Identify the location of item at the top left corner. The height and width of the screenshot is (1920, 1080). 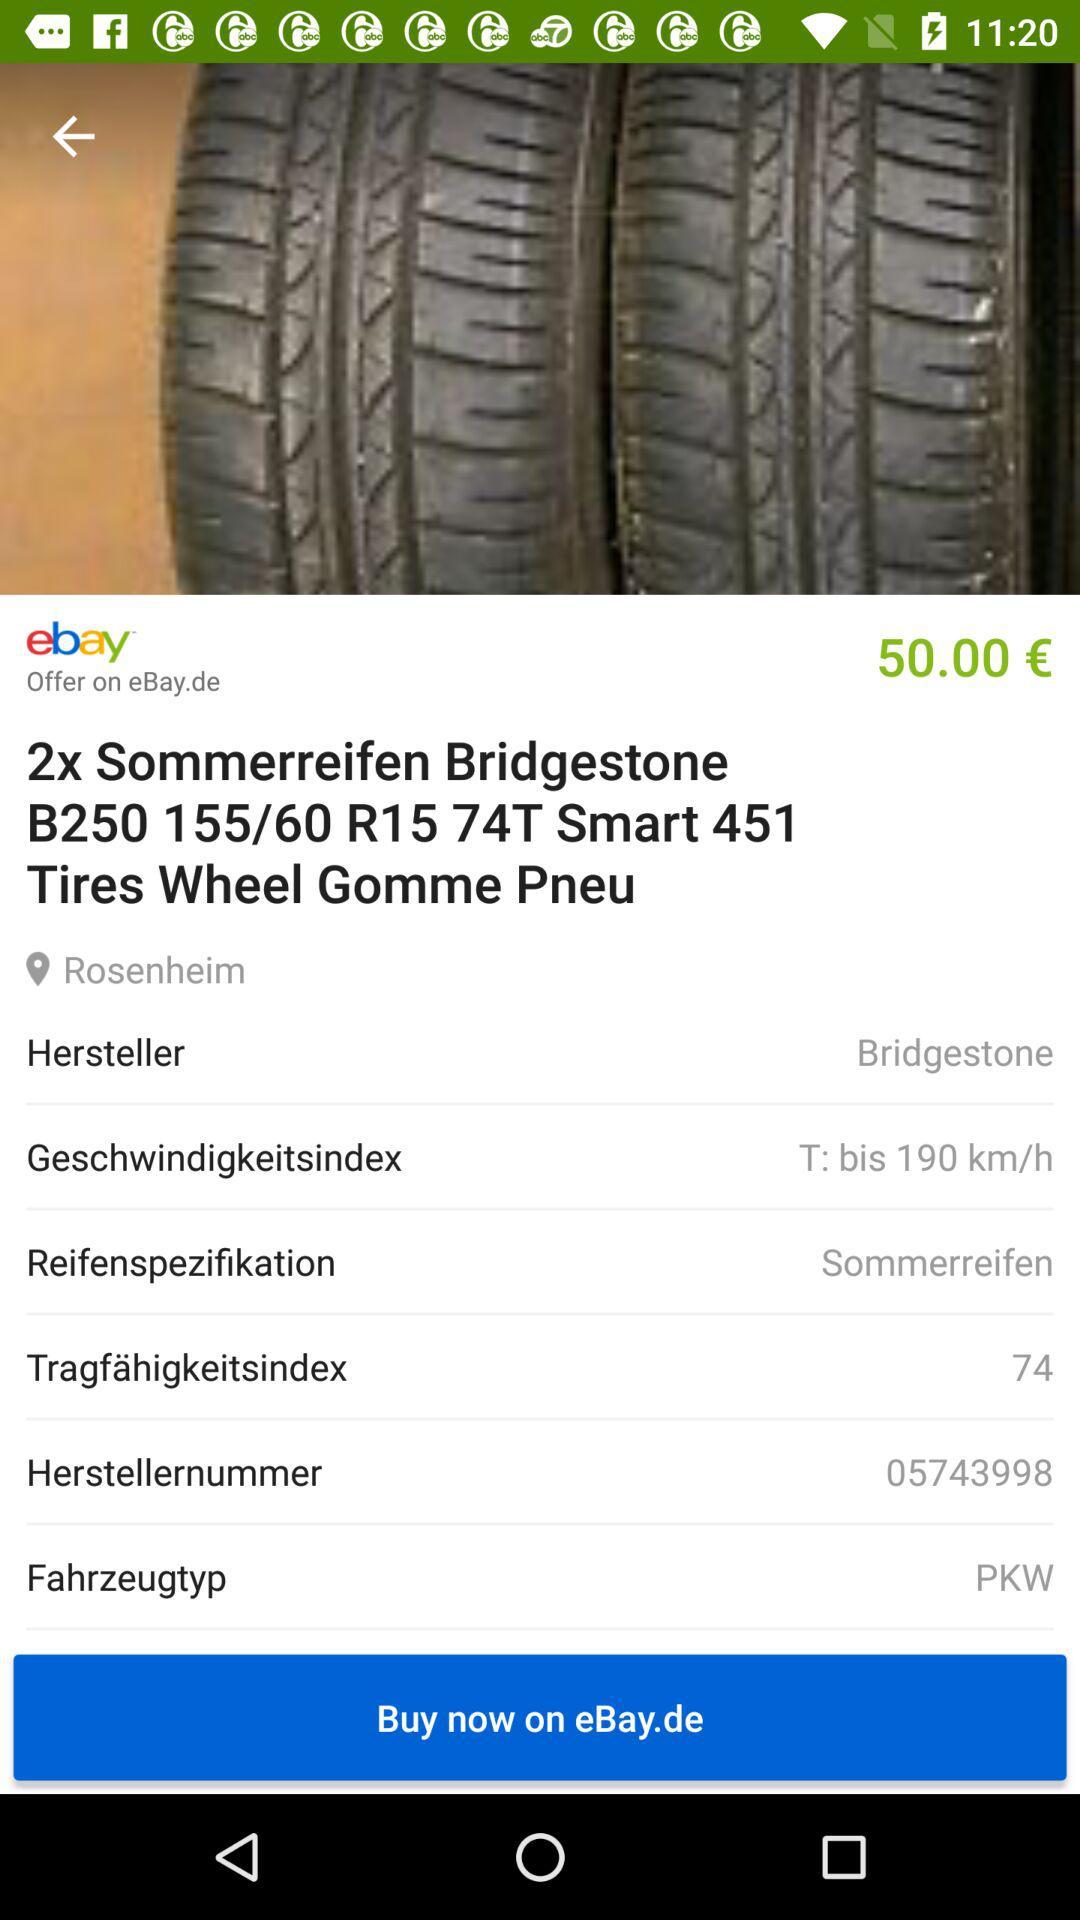
(72, 135).